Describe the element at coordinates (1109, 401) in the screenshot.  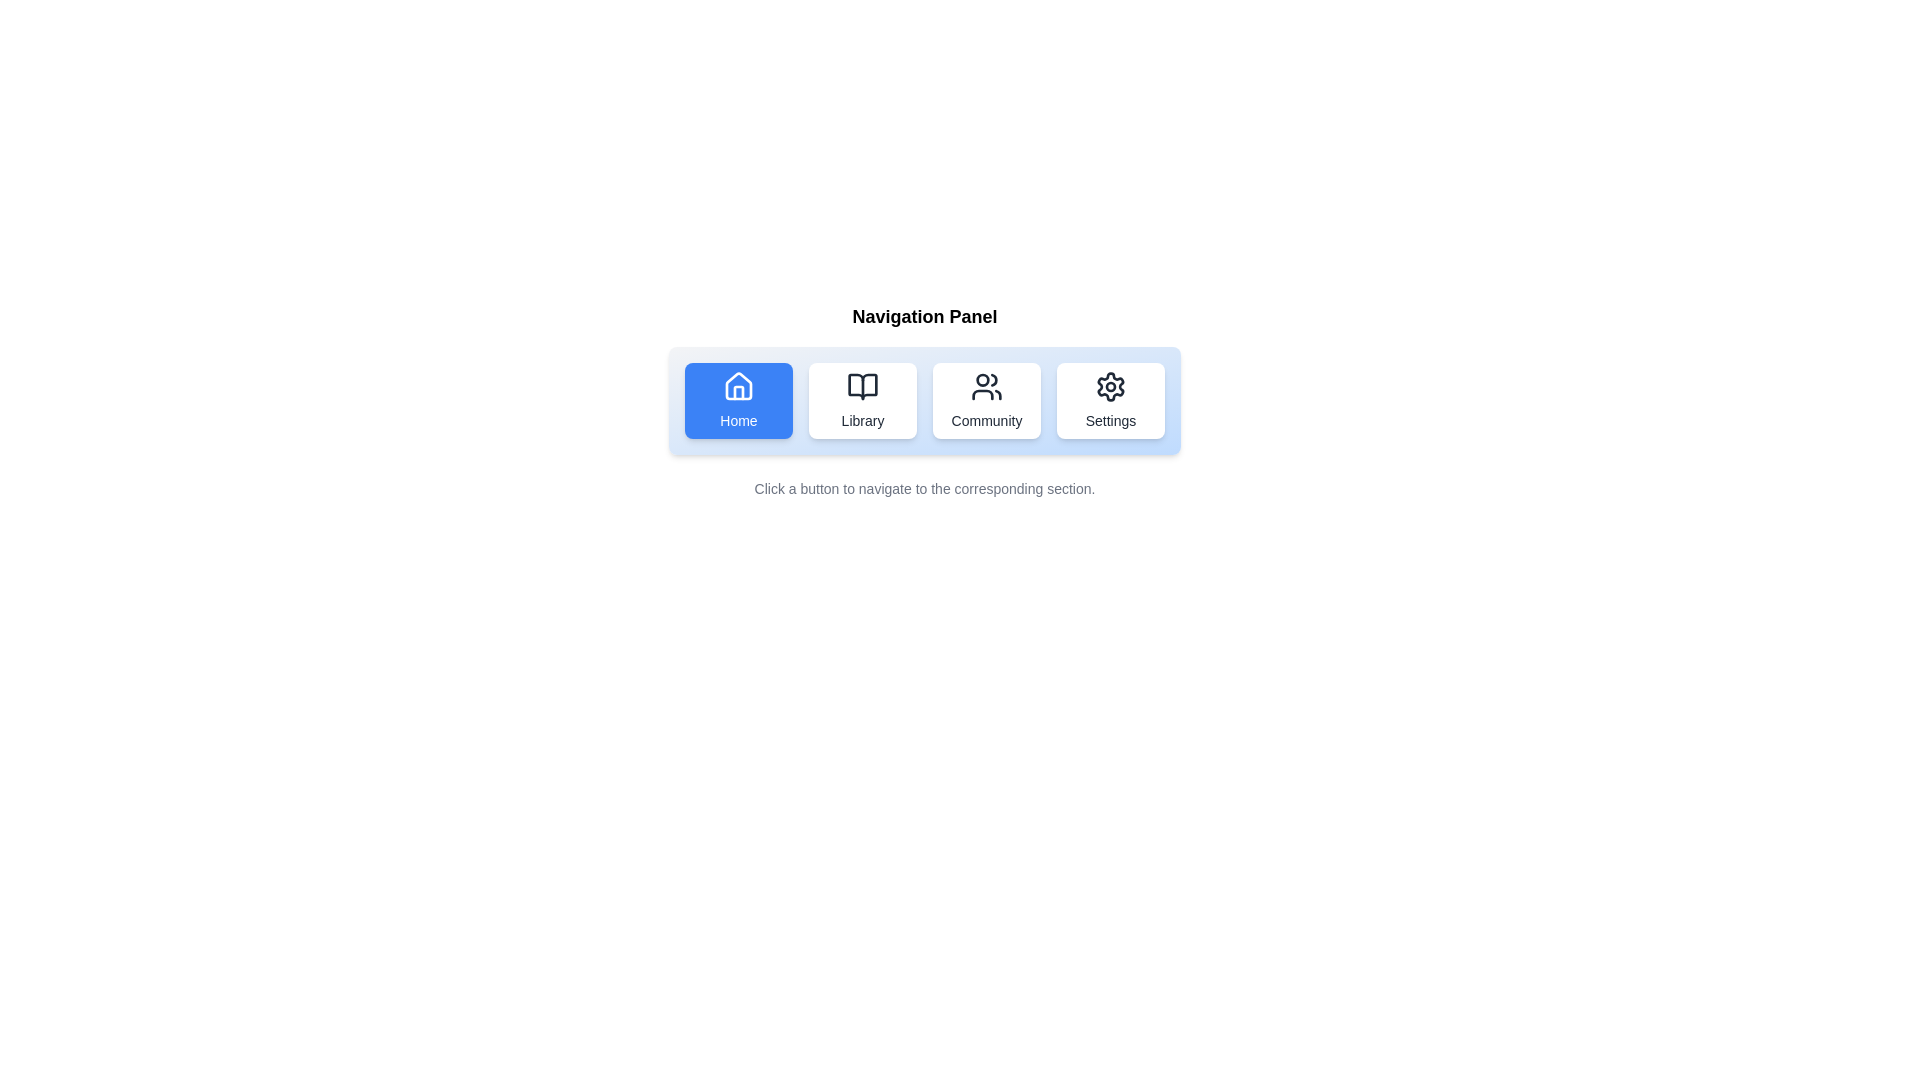
I see `the interactive navigation button for settings, located at the fourth position in the navigation panel, to change its appearance` at that location.